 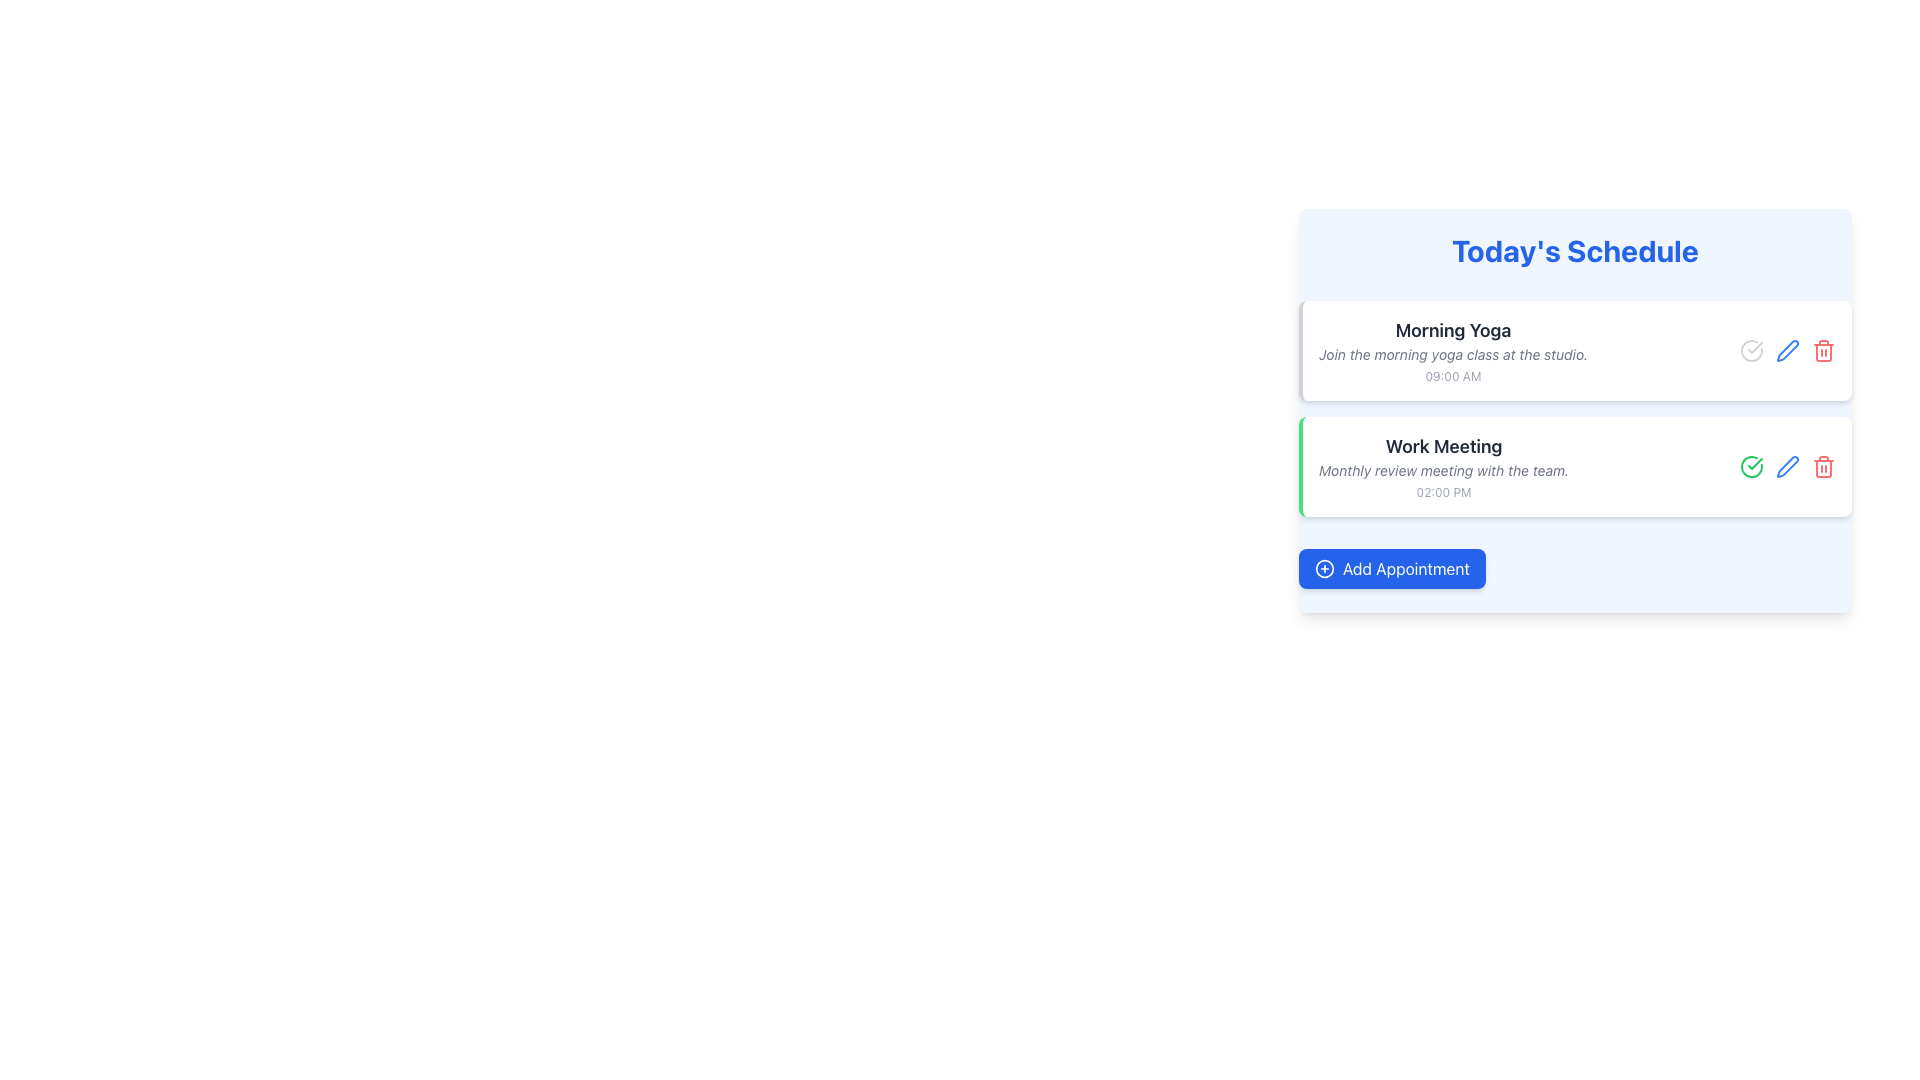 What do you see at coordinates (1444, 493) in the screenshot?
I see `the Text Label displaying '02:00 PM' which is located below the description of the 'Work Meeting' agenda item` at bounding box center [1444, 493].